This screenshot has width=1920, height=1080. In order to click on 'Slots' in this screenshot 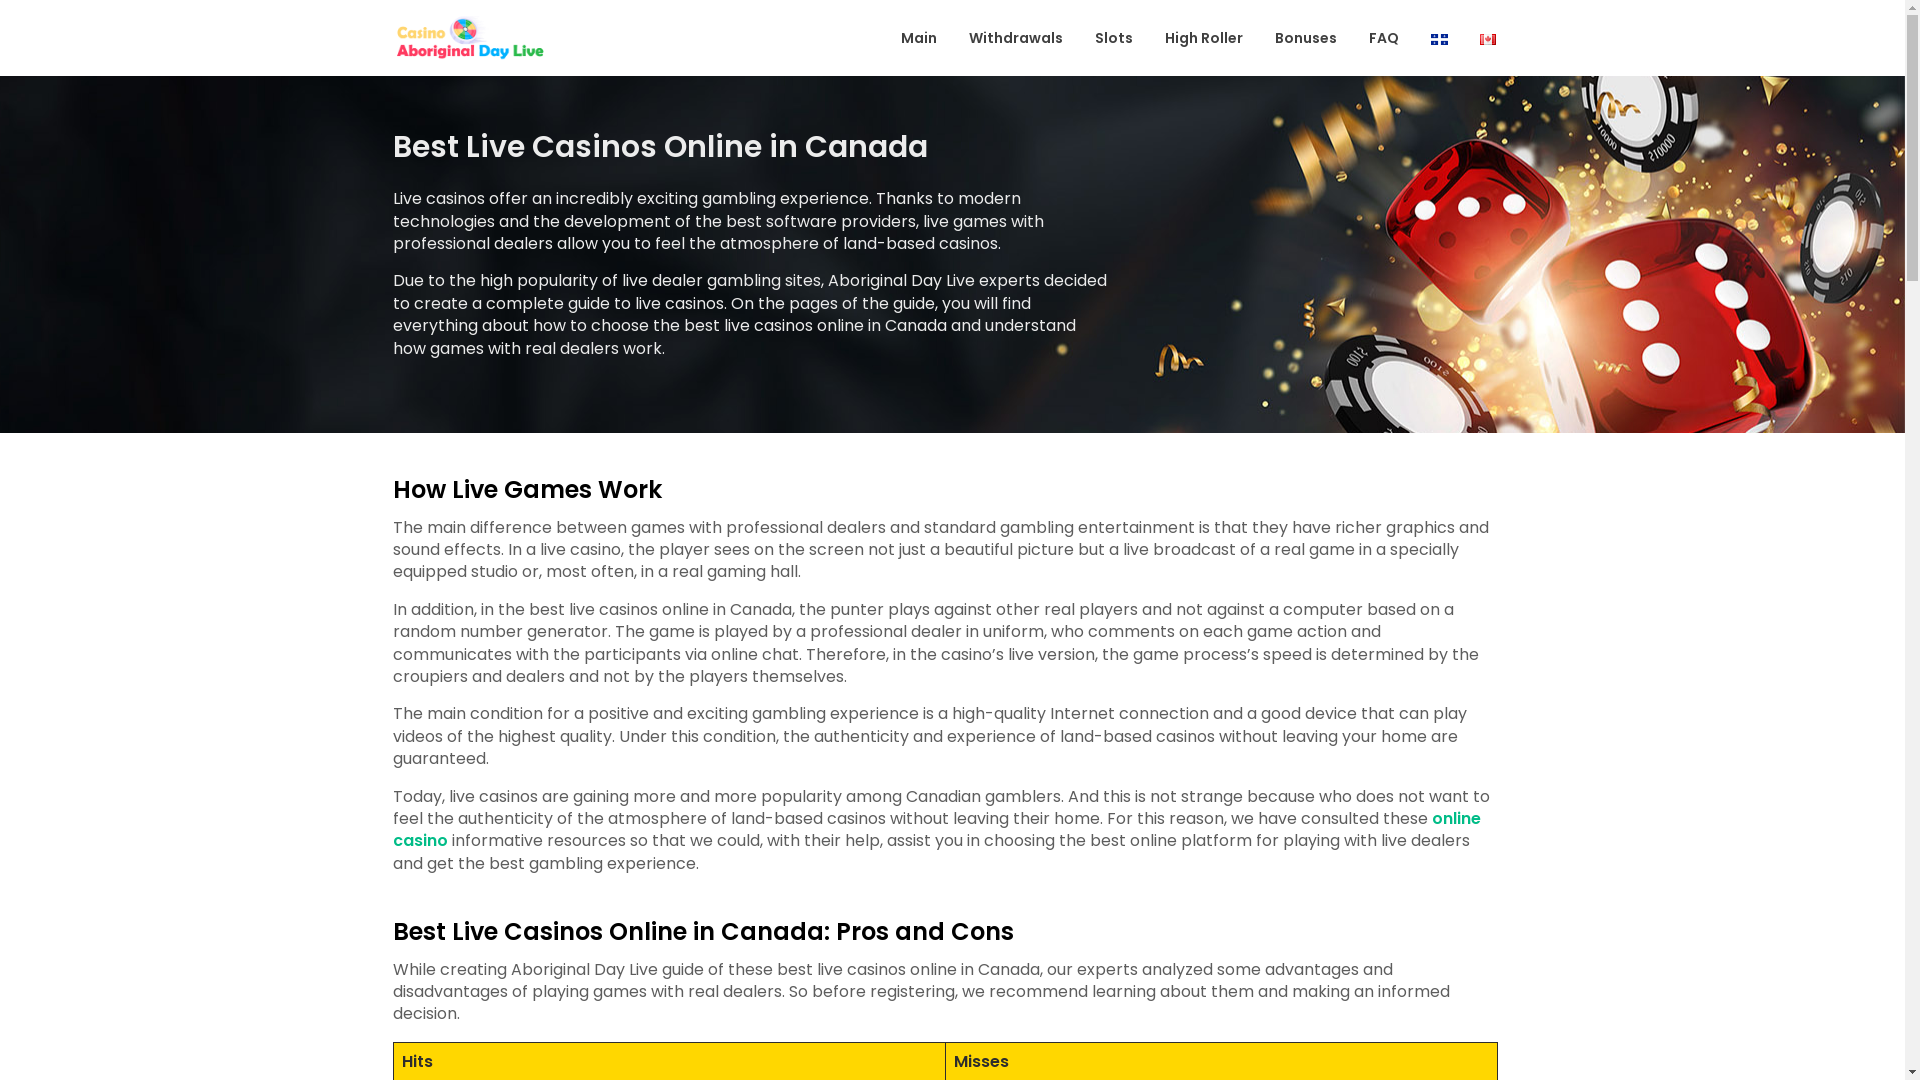, I will do `click(1112, 38)`.